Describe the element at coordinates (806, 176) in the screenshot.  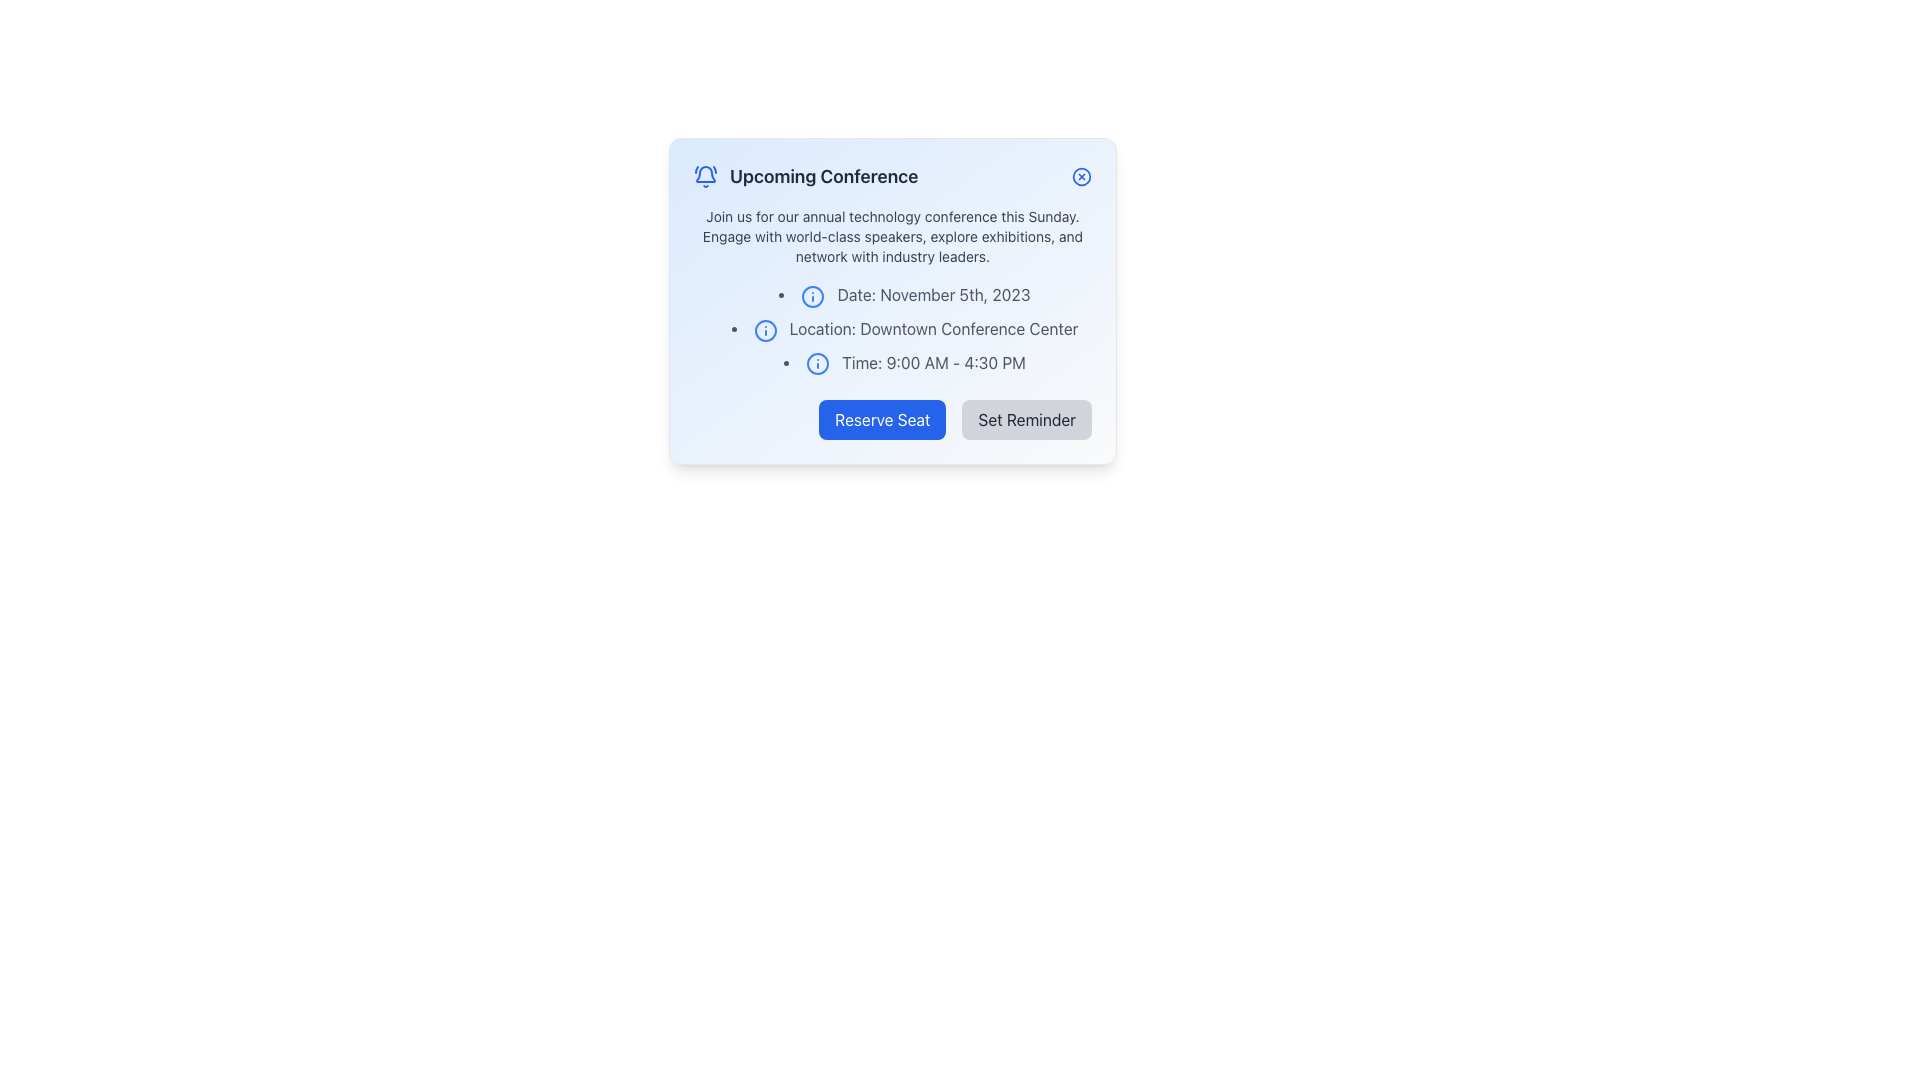
I see `title 'Upcoming Conference' from the Text with Icon element located in the top-left corner of the card-like section` at that location.